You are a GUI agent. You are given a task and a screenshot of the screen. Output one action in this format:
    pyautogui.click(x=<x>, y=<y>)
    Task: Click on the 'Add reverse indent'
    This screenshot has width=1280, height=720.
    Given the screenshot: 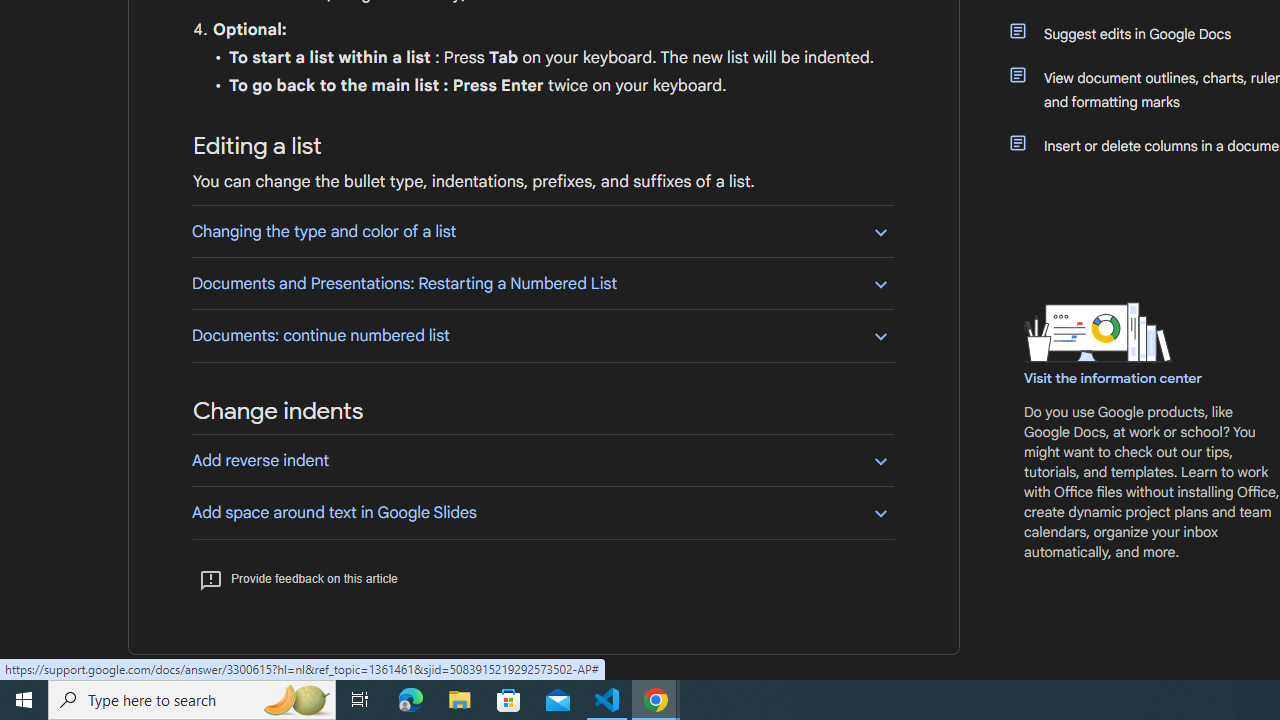 What is the action you would take?
    pyautogui.click(x=542, y=460)
    